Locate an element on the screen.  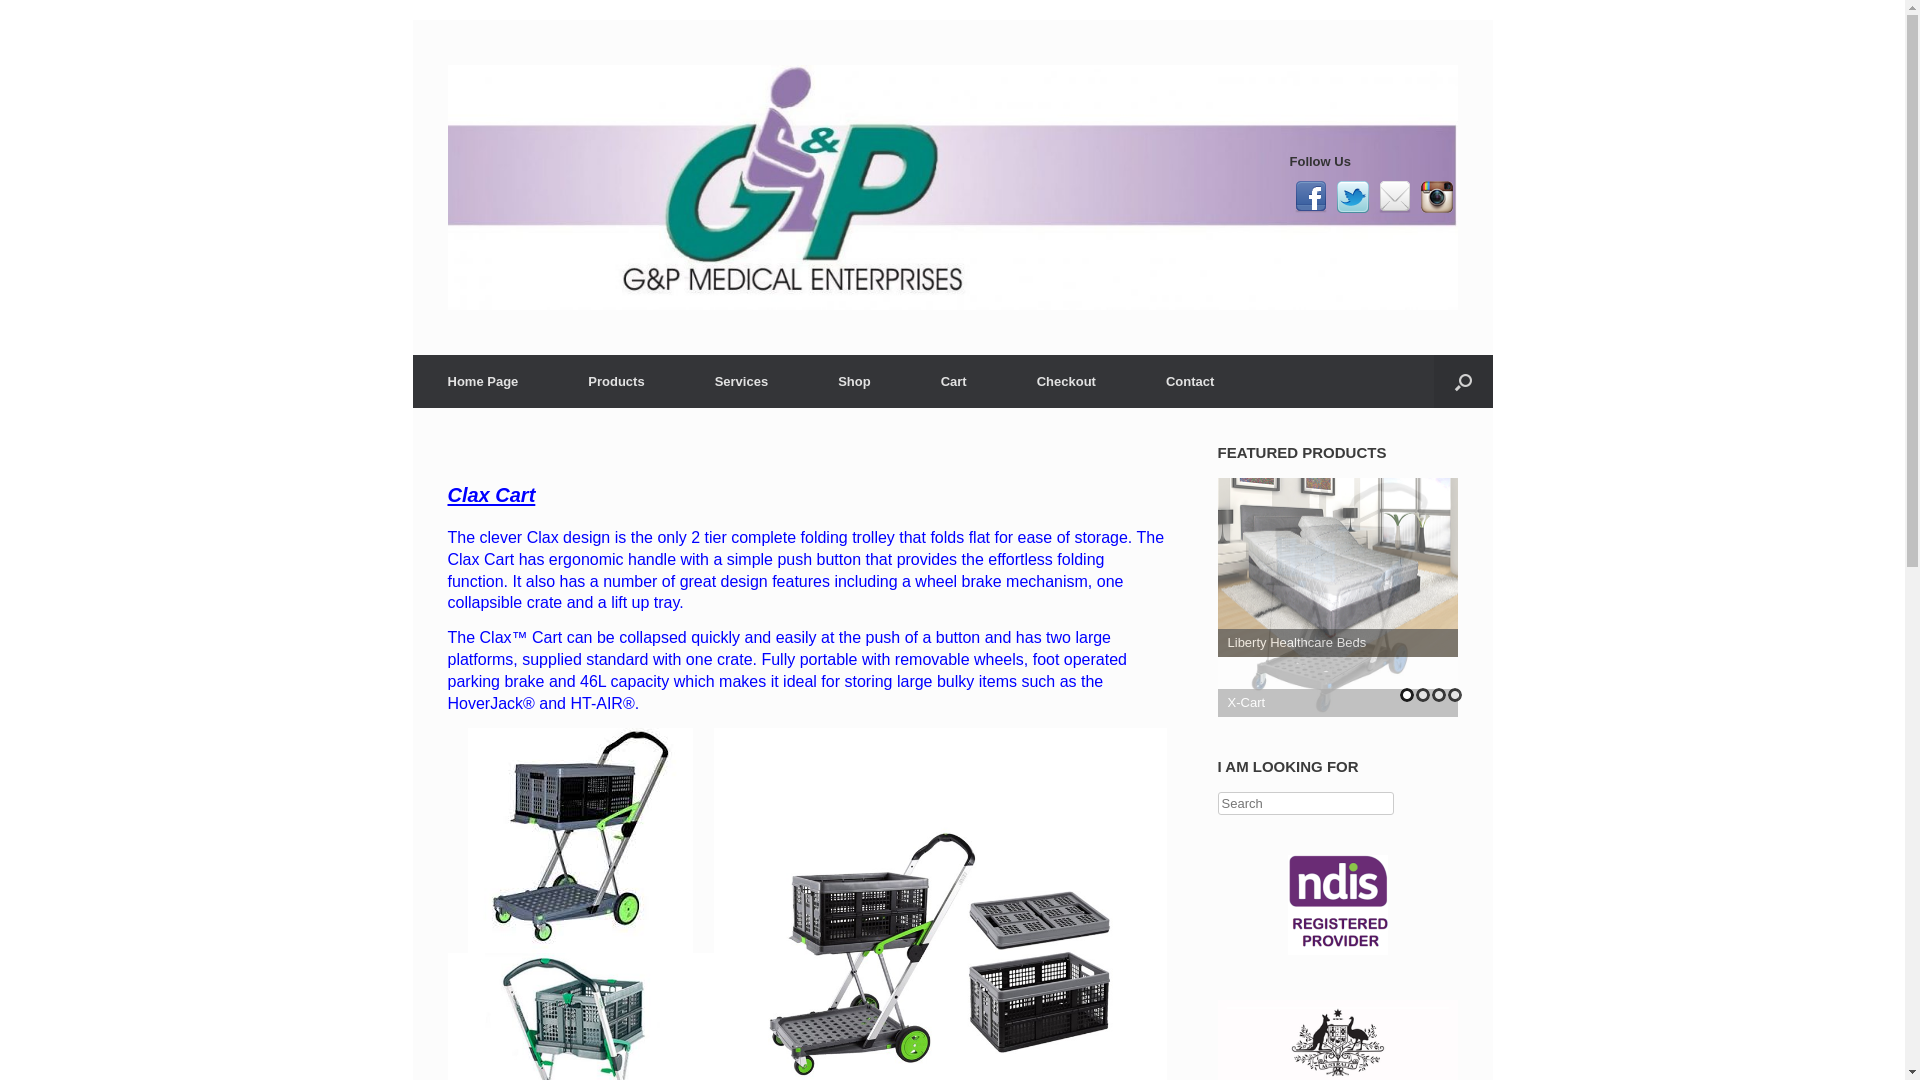
'Cart' is located at coordinates (953, 381).